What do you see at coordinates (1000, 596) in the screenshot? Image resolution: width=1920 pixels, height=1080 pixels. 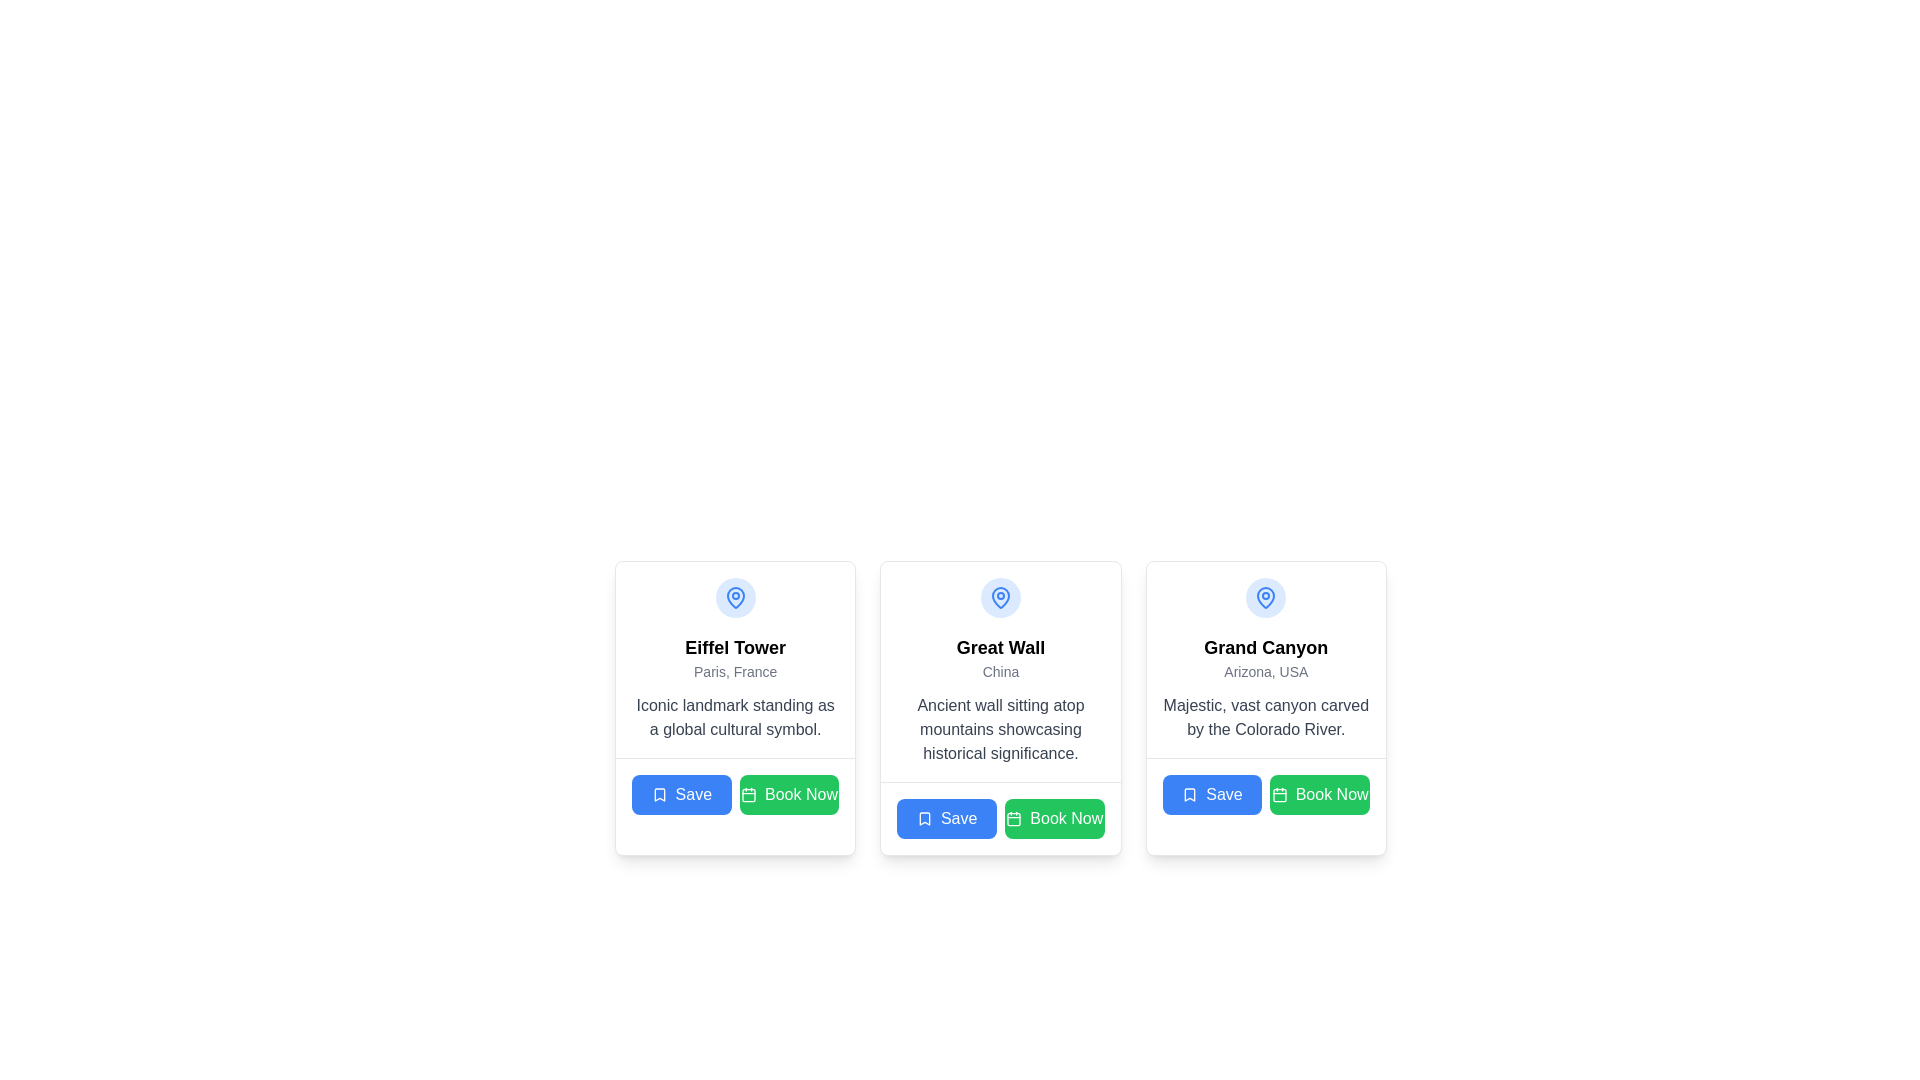 I see `the inner heart-shaped part of the location pin icon, which is filled with a gradient color from blue to light blue, positioned above the 'Great Wall' card in the interface` at bounding box center [1000, 596].